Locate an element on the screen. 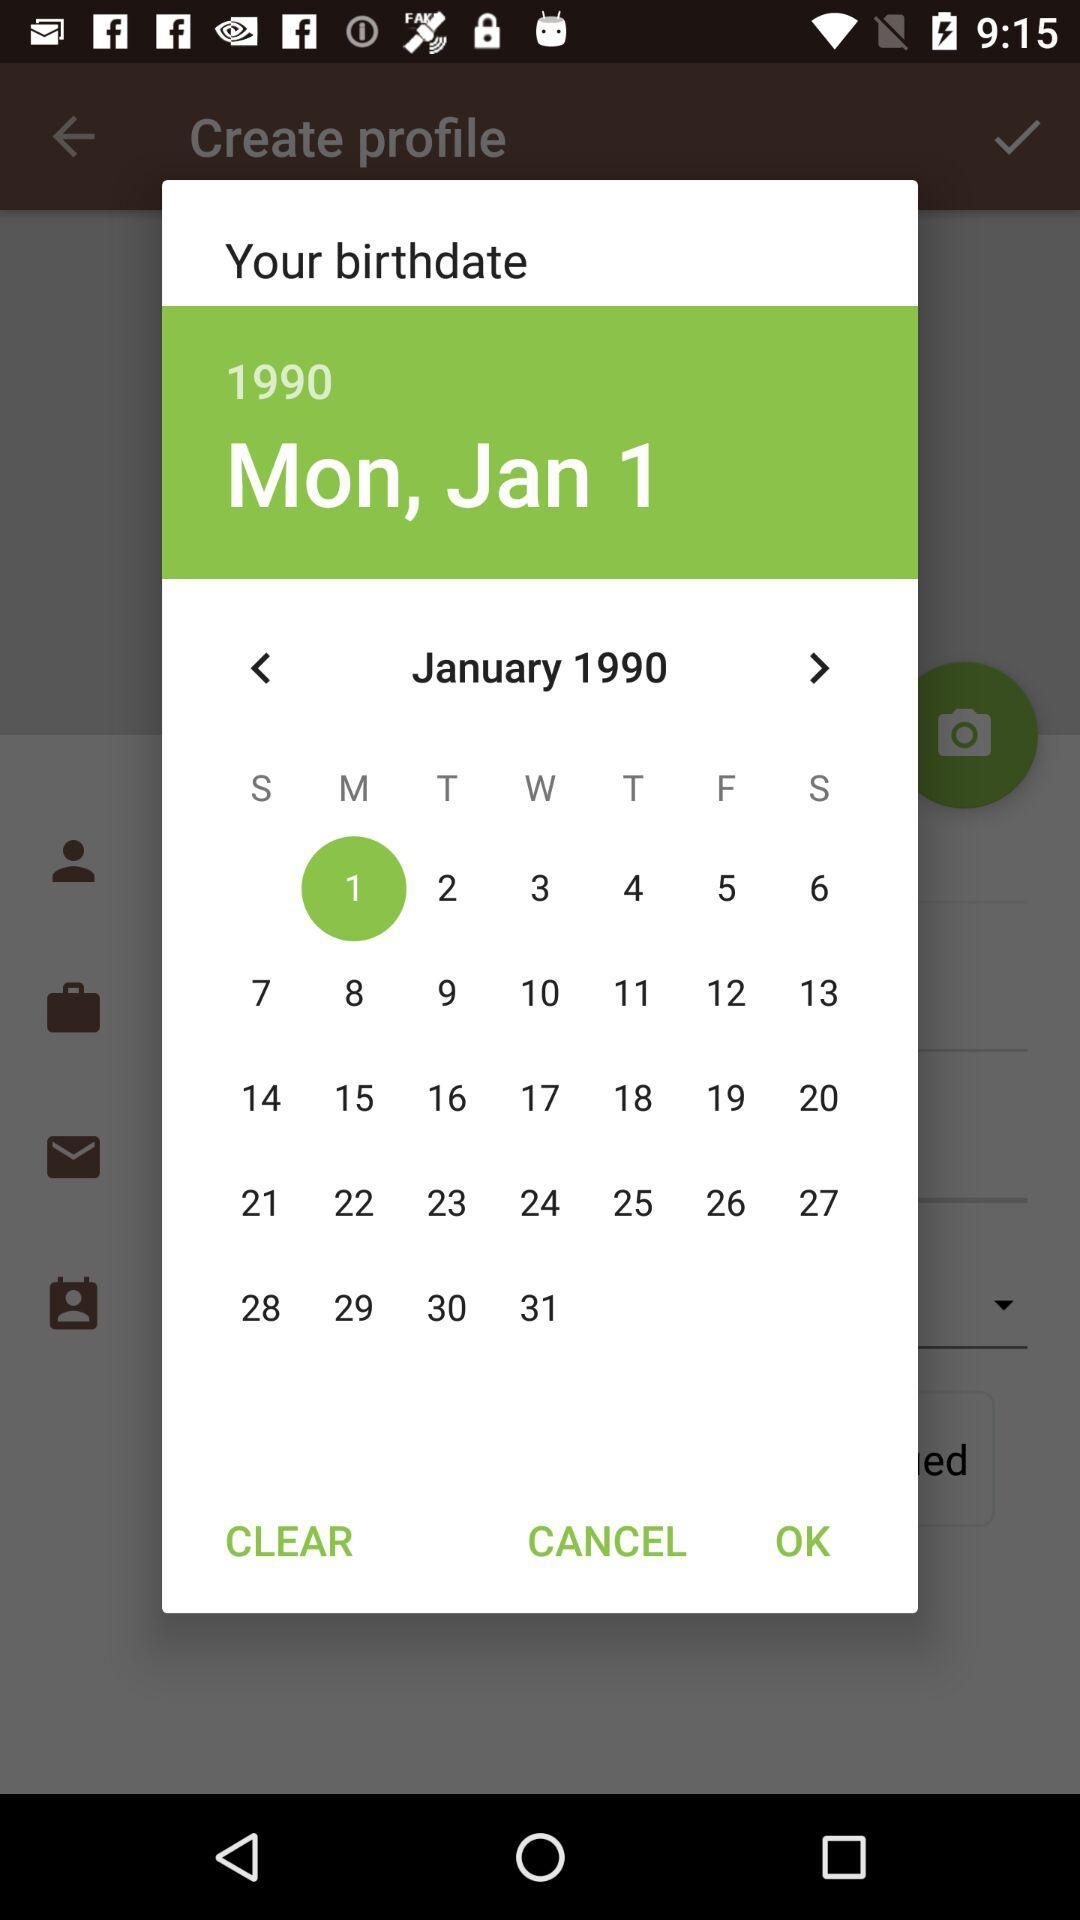  item above mon, jan 1 icon is located at coordinates (540, 359).